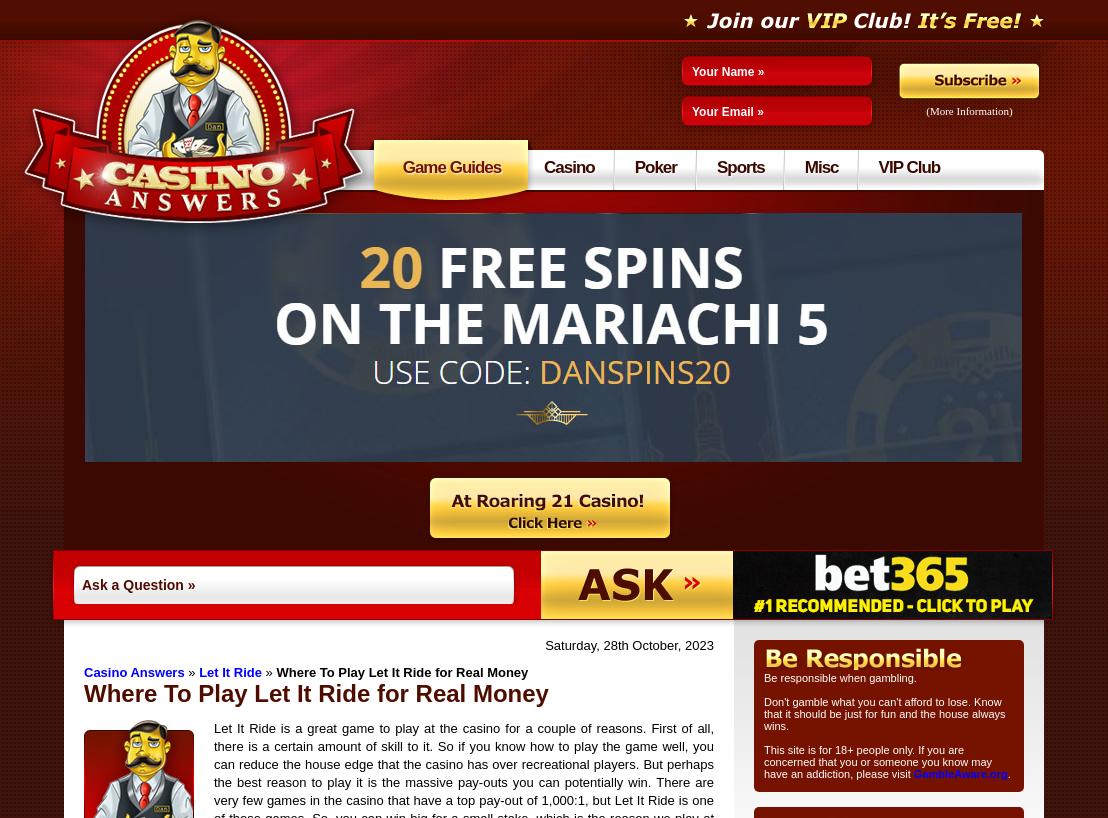 Image resolution: width=1108 pixels, height=818 pixels. Describe the element at coordinates (82, 672) in the screenshot. I see `'Casino Answers'` at that location.